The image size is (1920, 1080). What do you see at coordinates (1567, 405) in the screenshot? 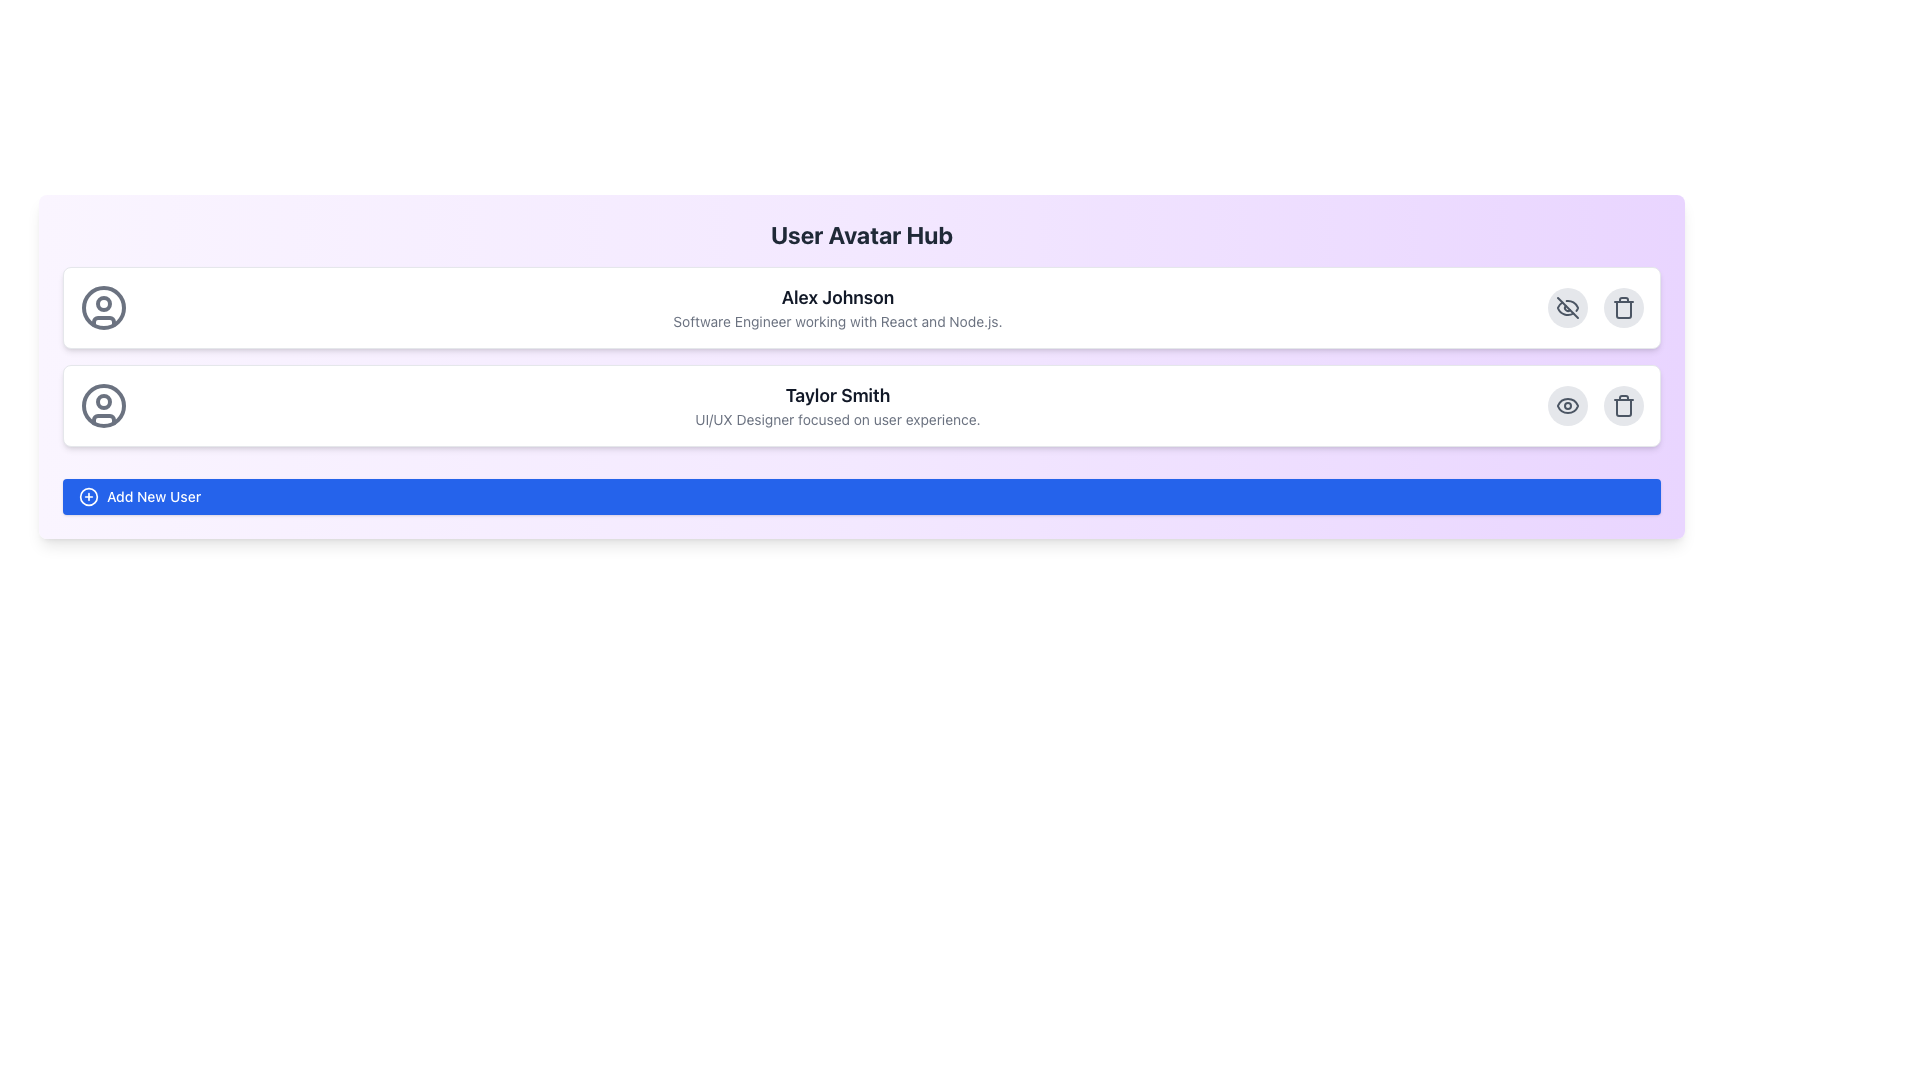
I see `the outlined eye icon representing the visibility toggle located to the right of the user information field for Taylor Smith` at bounding box center [1567, 405].